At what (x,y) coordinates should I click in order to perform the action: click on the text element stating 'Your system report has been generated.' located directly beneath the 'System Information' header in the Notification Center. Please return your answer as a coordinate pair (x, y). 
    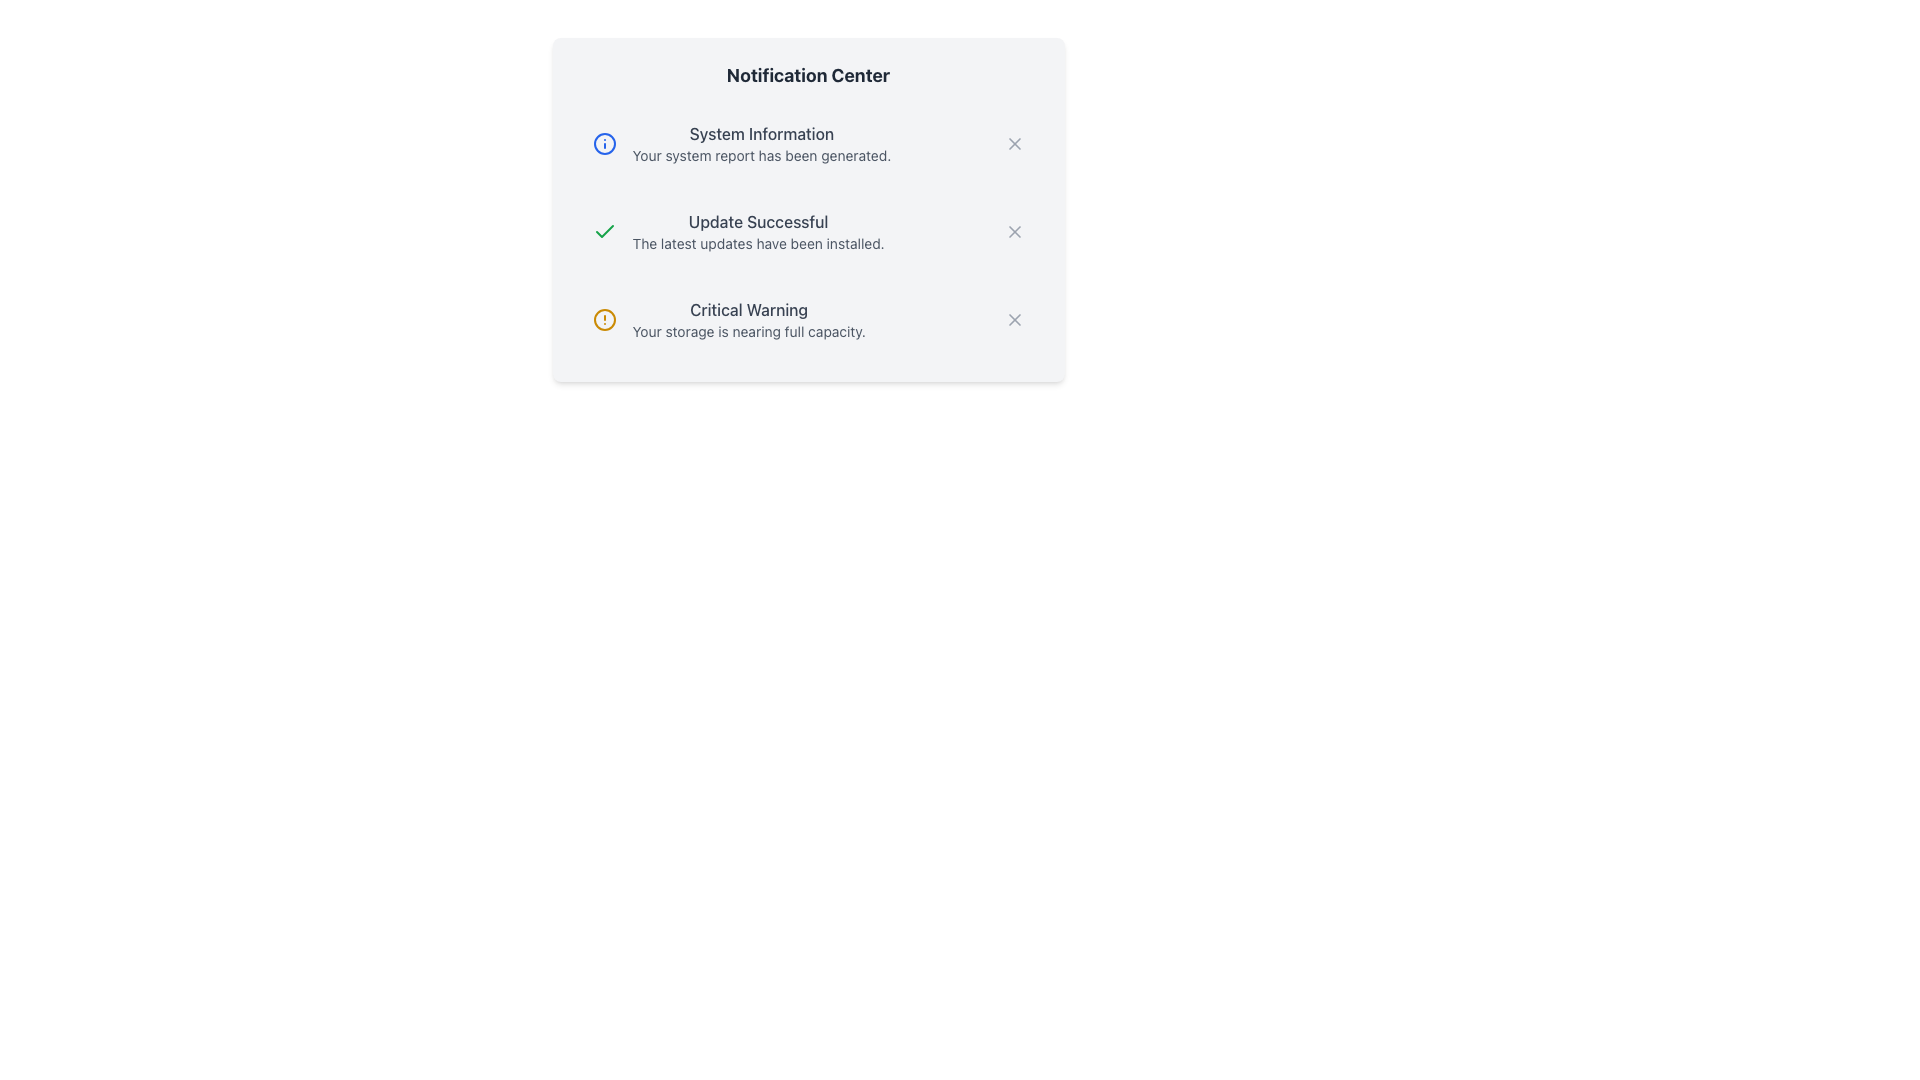
    Looking at the image, I should click on (760, 154).